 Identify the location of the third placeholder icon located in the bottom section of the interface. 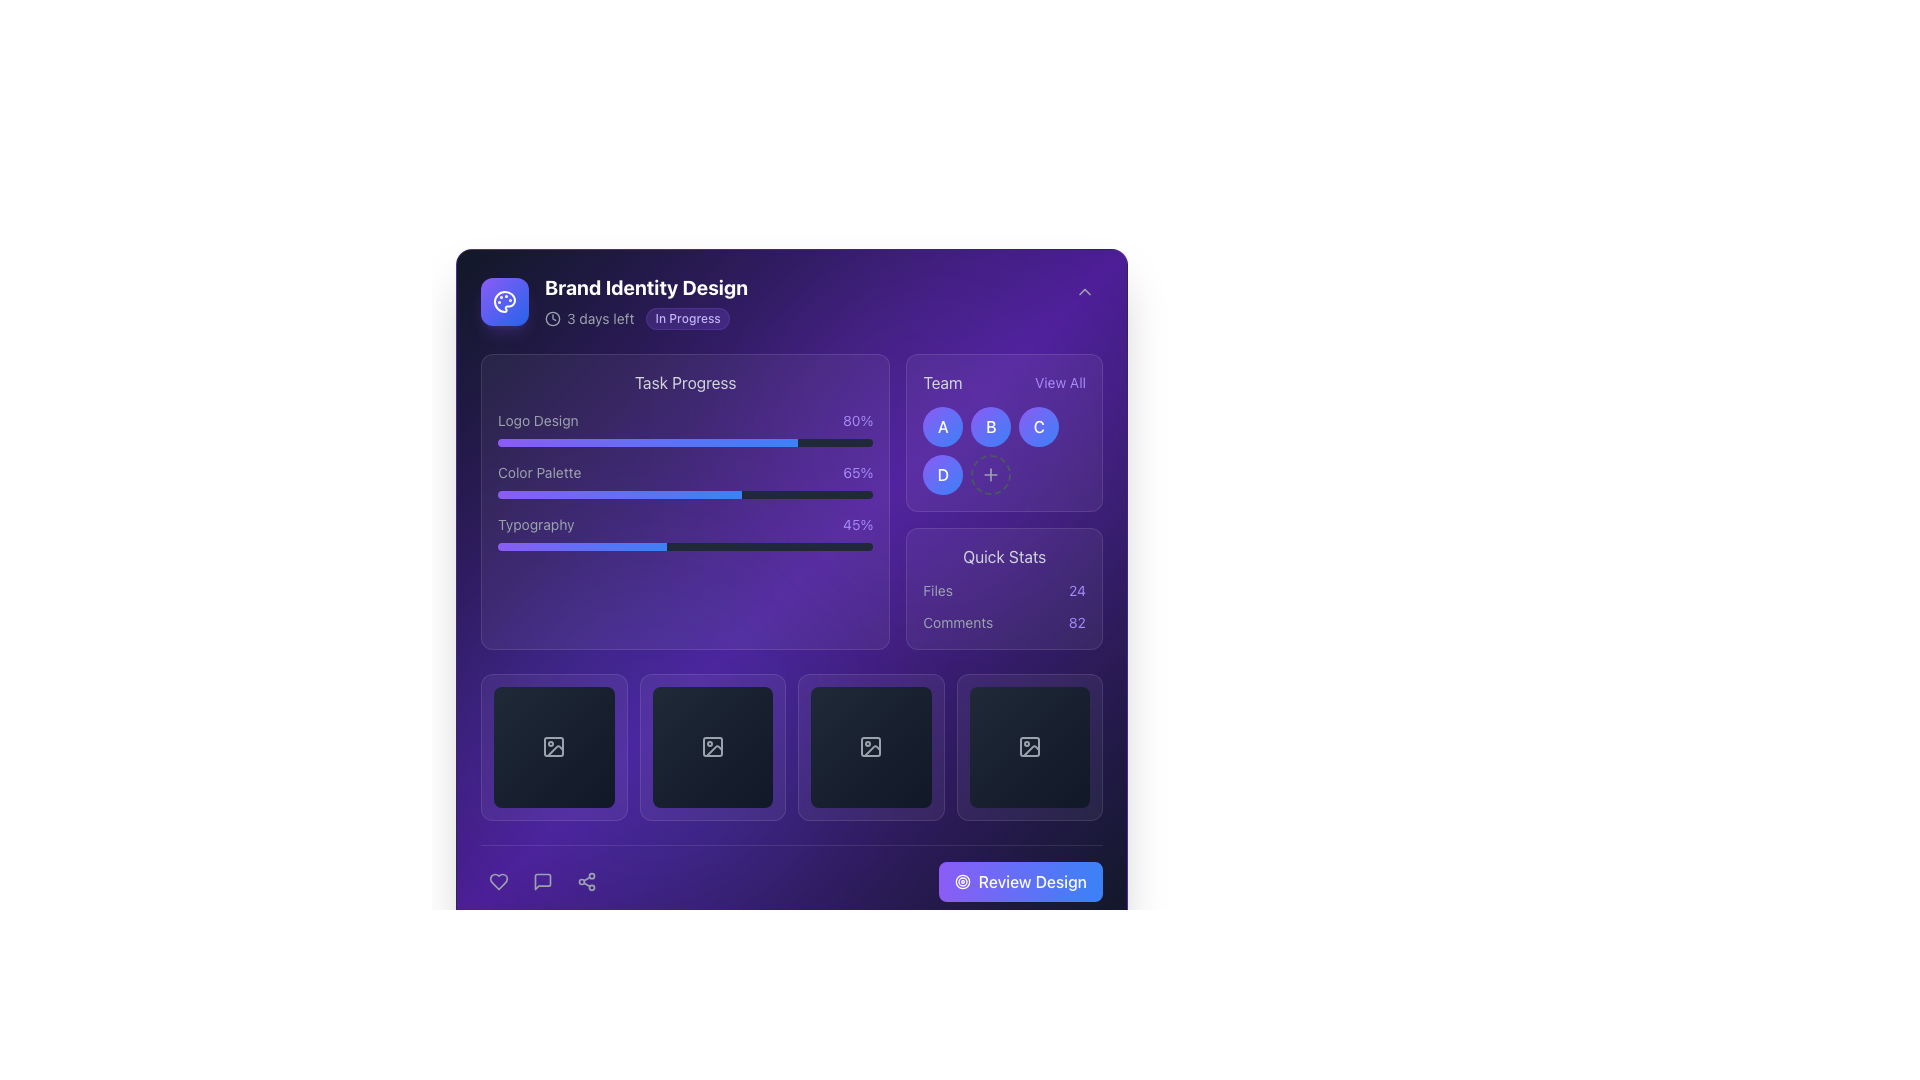
(872, 751).